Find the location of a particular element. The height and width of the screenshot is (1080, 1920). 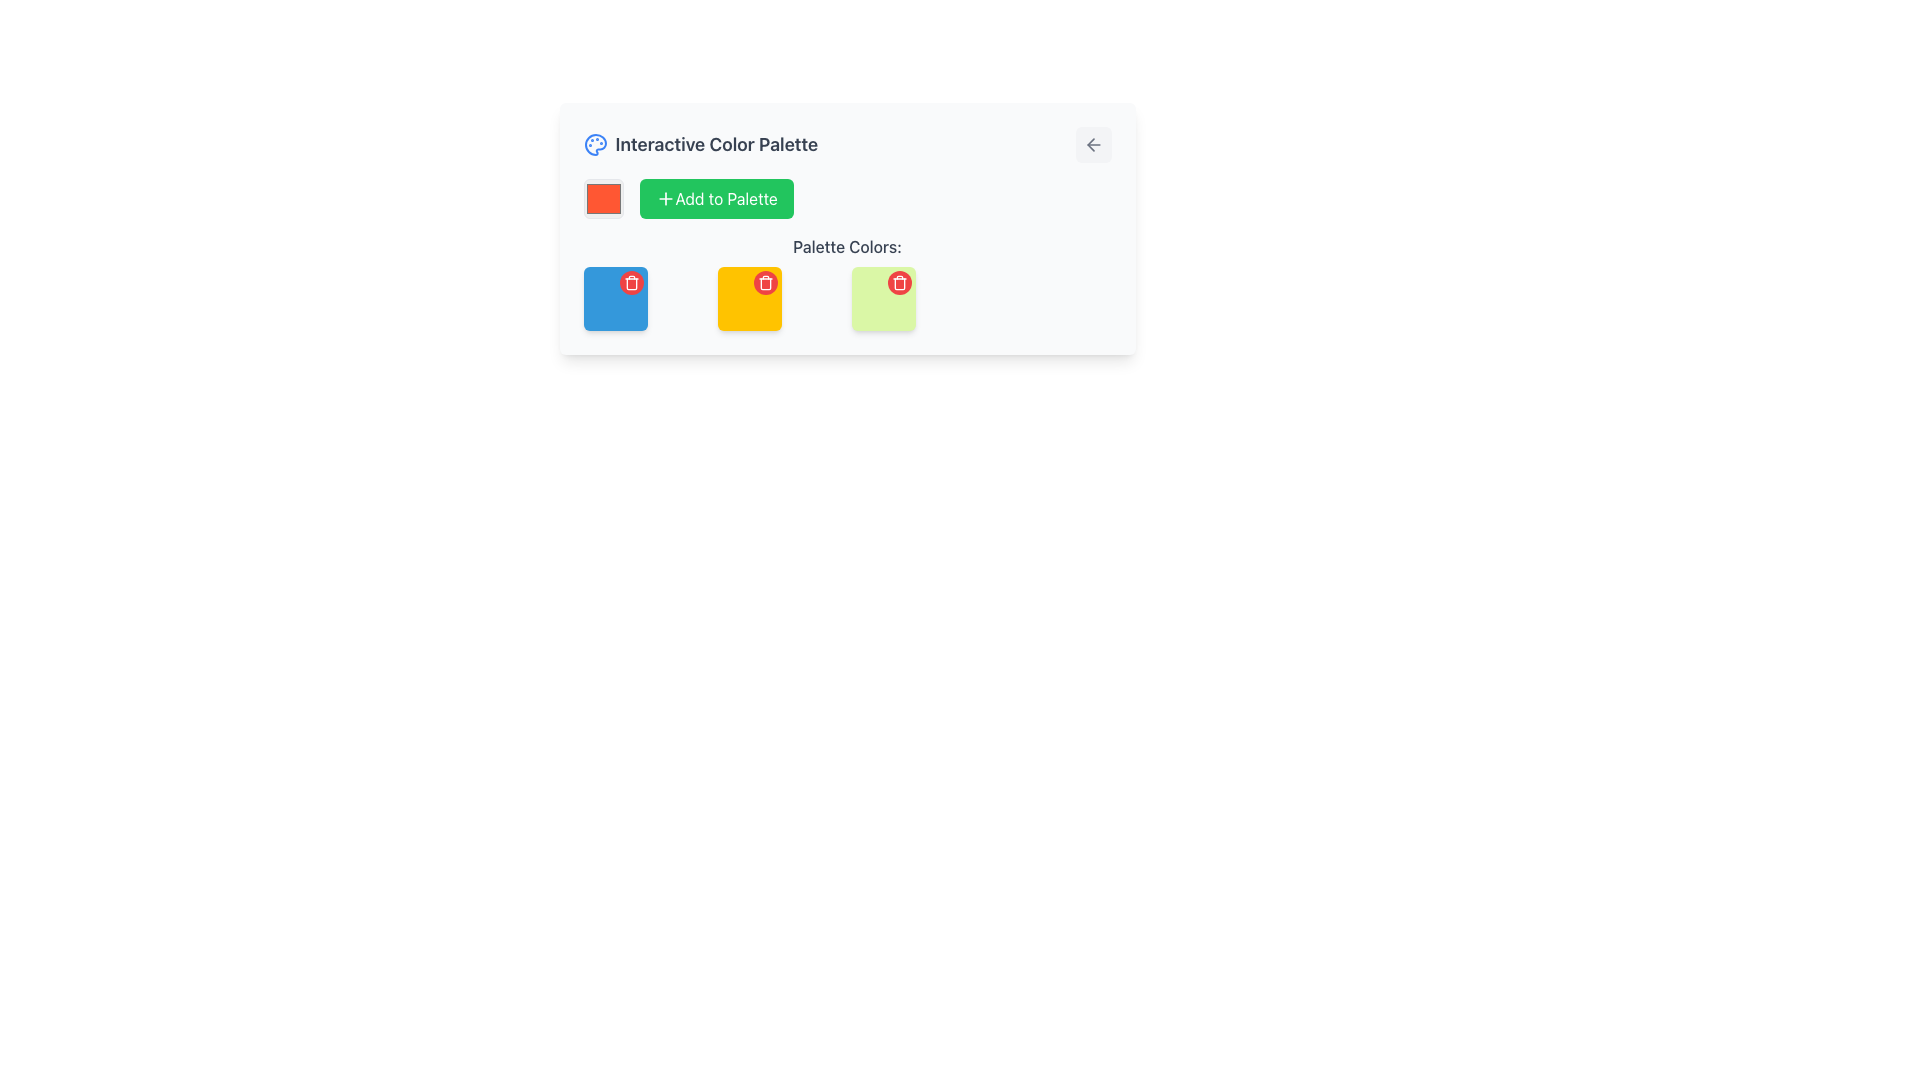

the delete icon located at the top-right corner of the red circular button is located at coordinates (764, 282).